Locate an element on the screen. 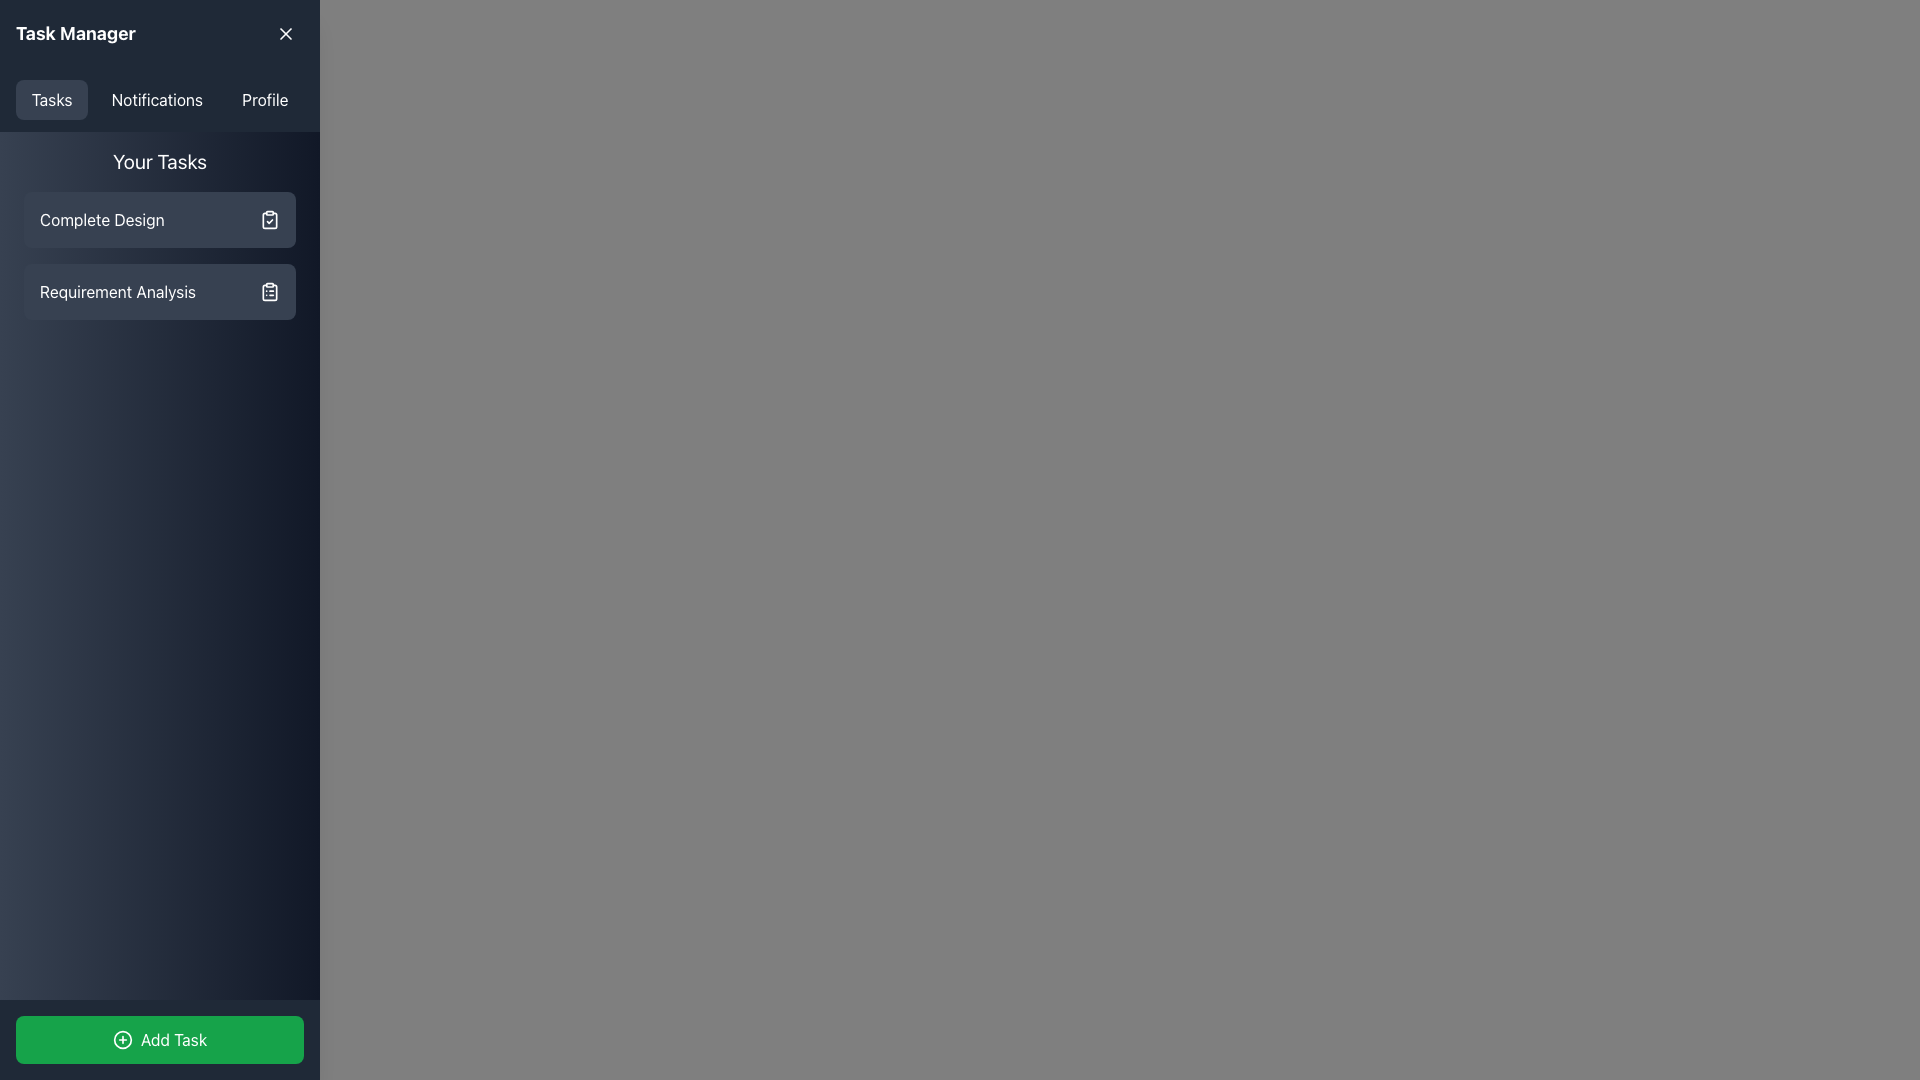 The height and width of the screenshot is (1080, 1920). the green button at the bottom of the interface that contains the text label for adding a task is located at coordinates (173, 1039).